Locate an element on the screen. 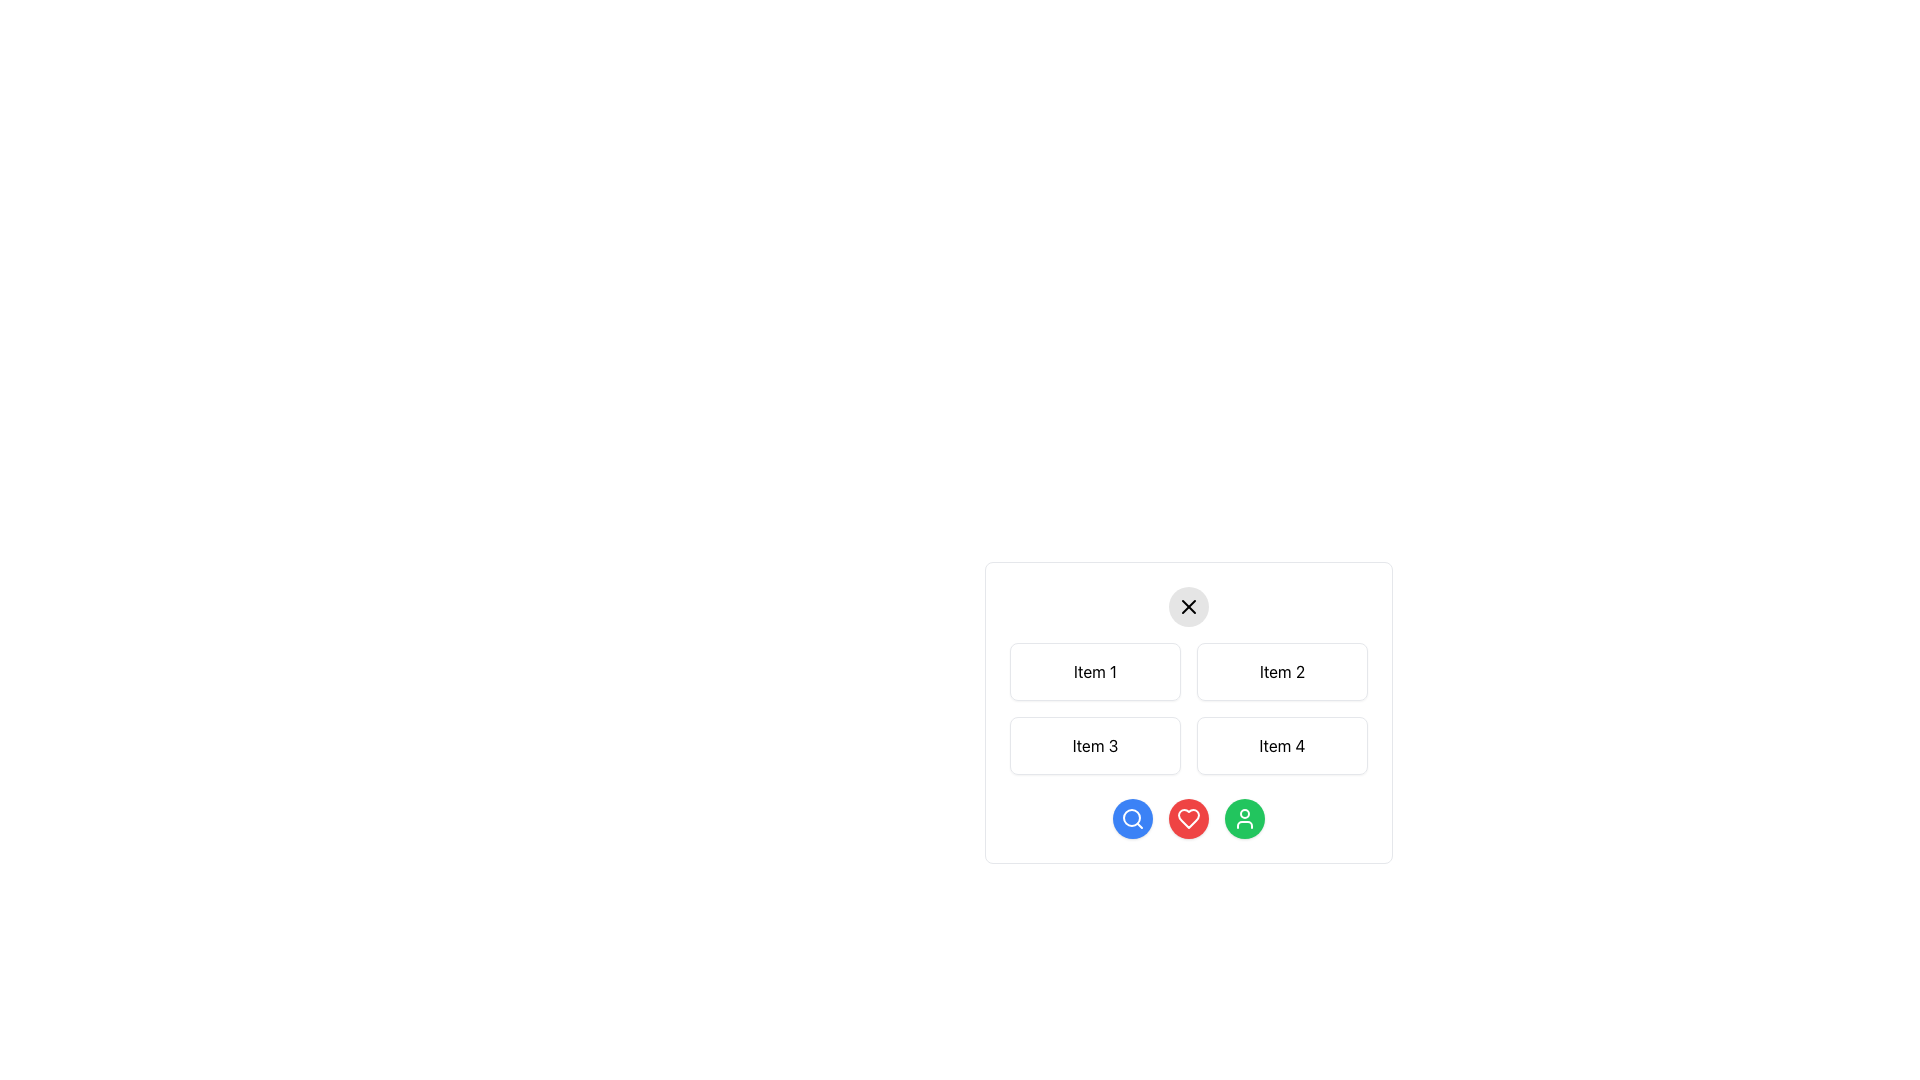  the text label displaying 'Item 1' located in the top-left corner of the grid layout, which serves as a label or an inactive button is located at coordinates (1094, 671).